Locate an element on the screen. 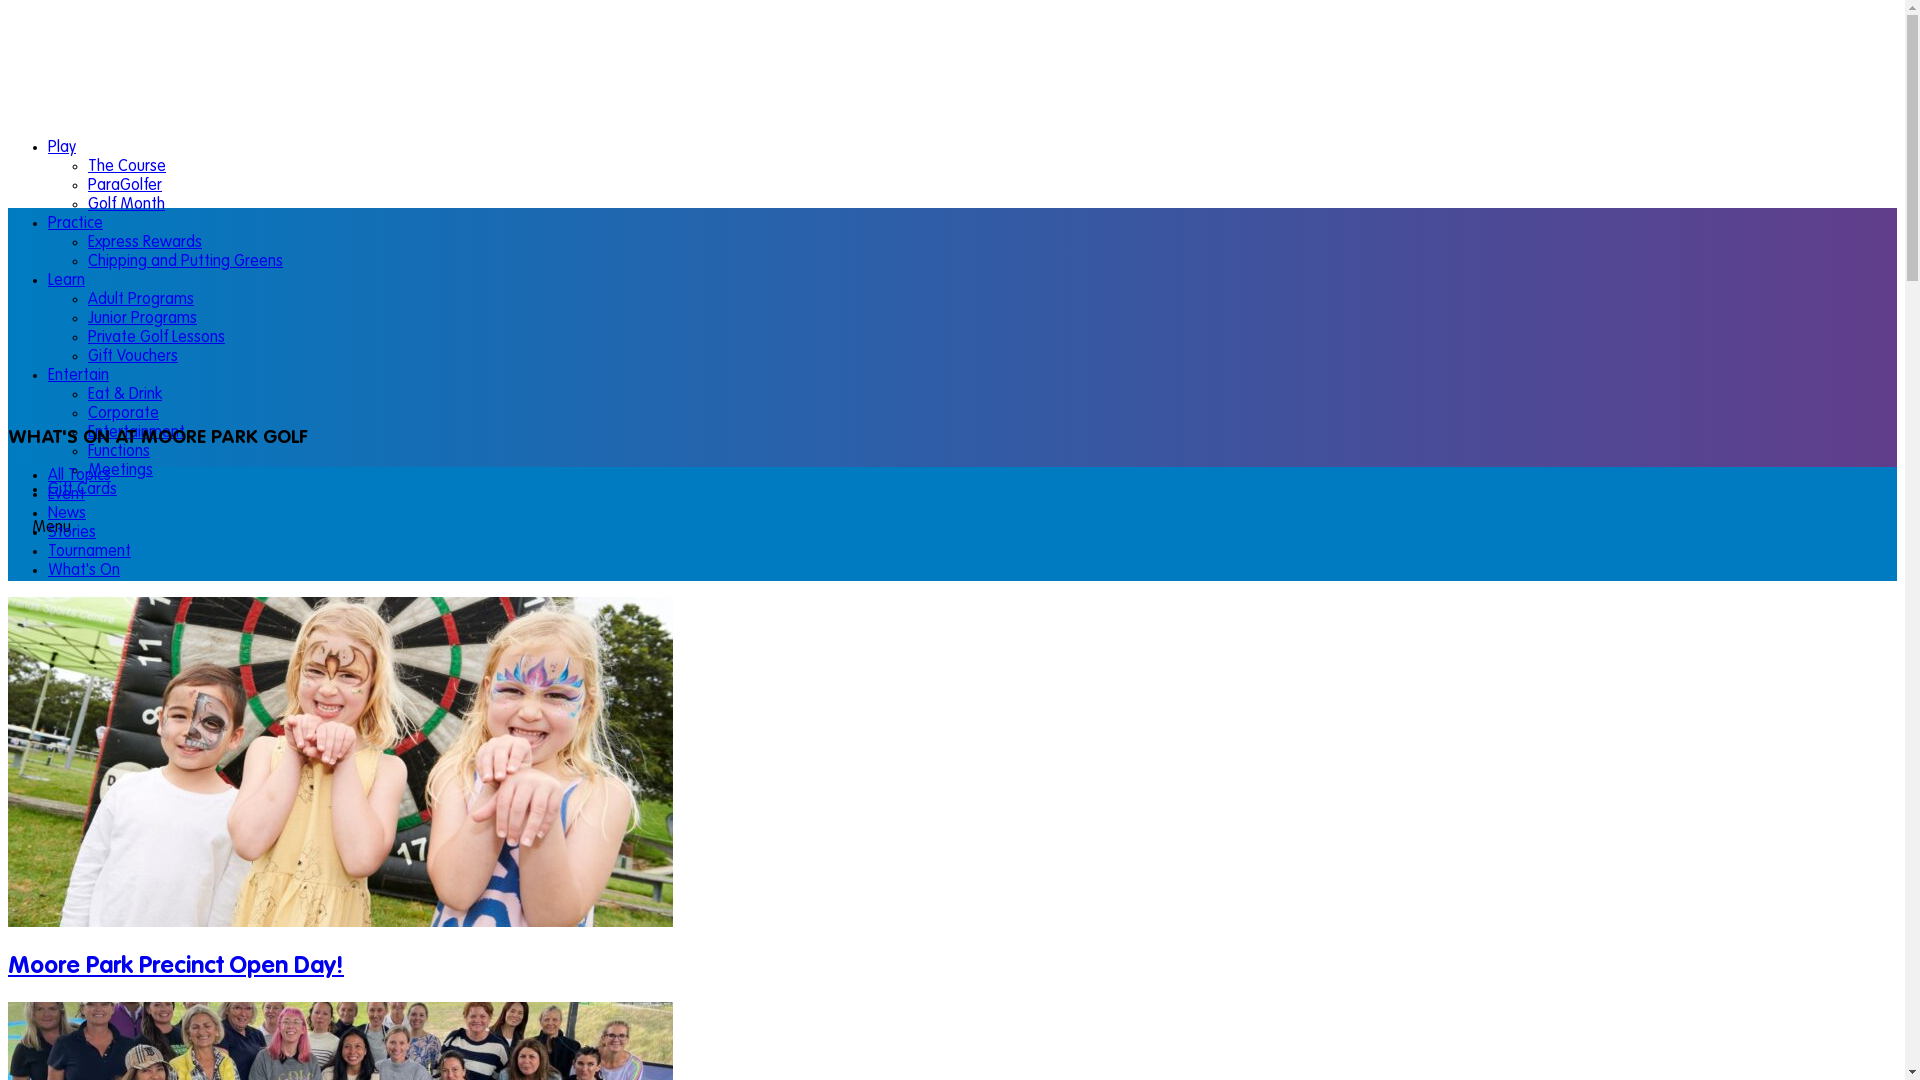 This screenshot has height=1080, width=1920. 'Golf Month' is located at coordinates (125, 204).